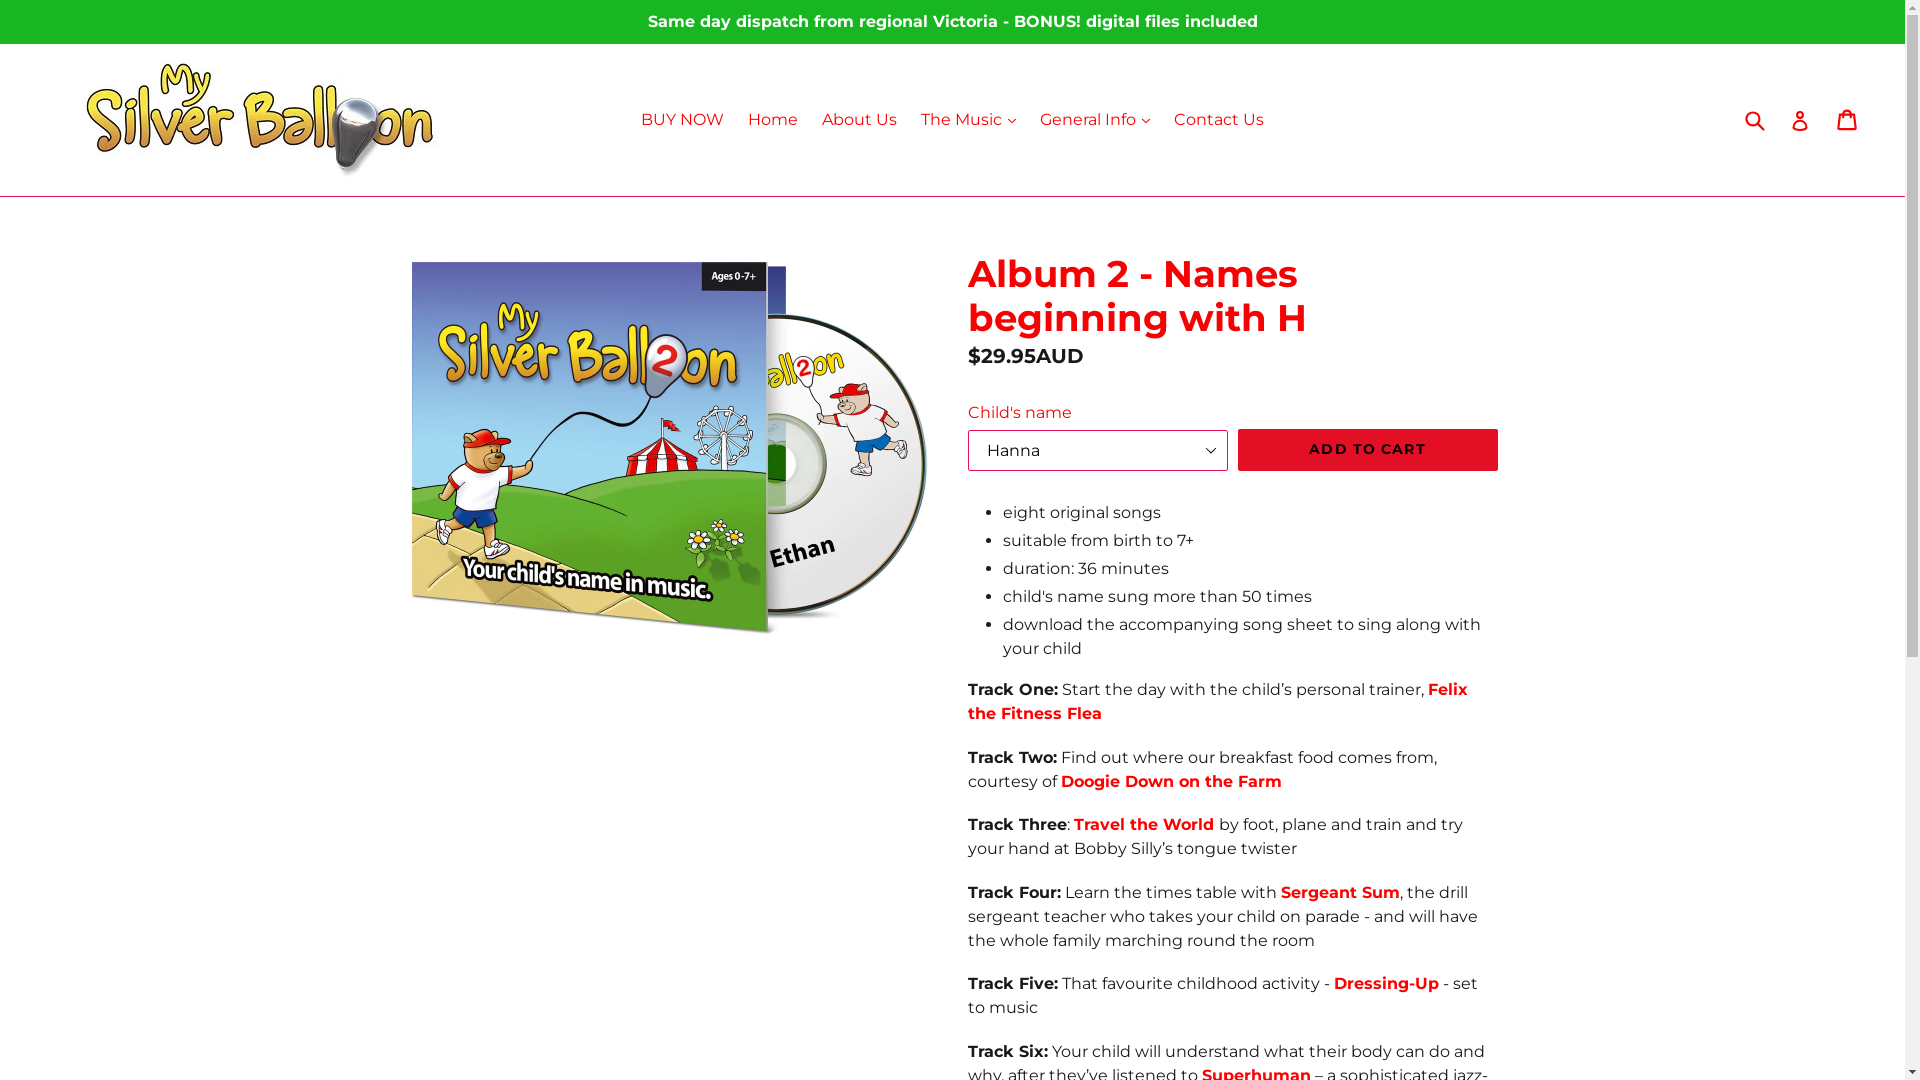 The image size is (1920, 1080). What do you see at coordinates (682, 119) in the screenshot?
I see `'BUY NOW'` at bounding box center [682, 119].